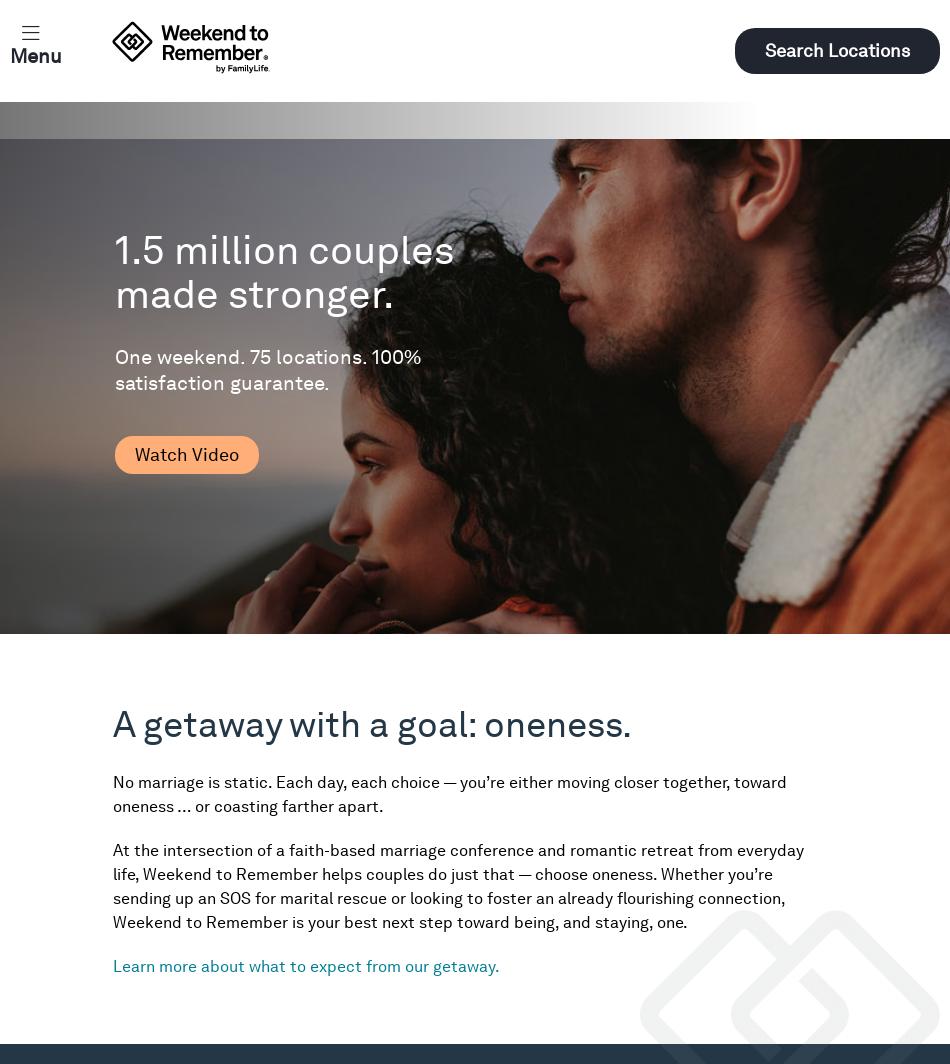 This screenshot has width=950, height=1064. I want to click on 'Search Locations', so click(836, 50).